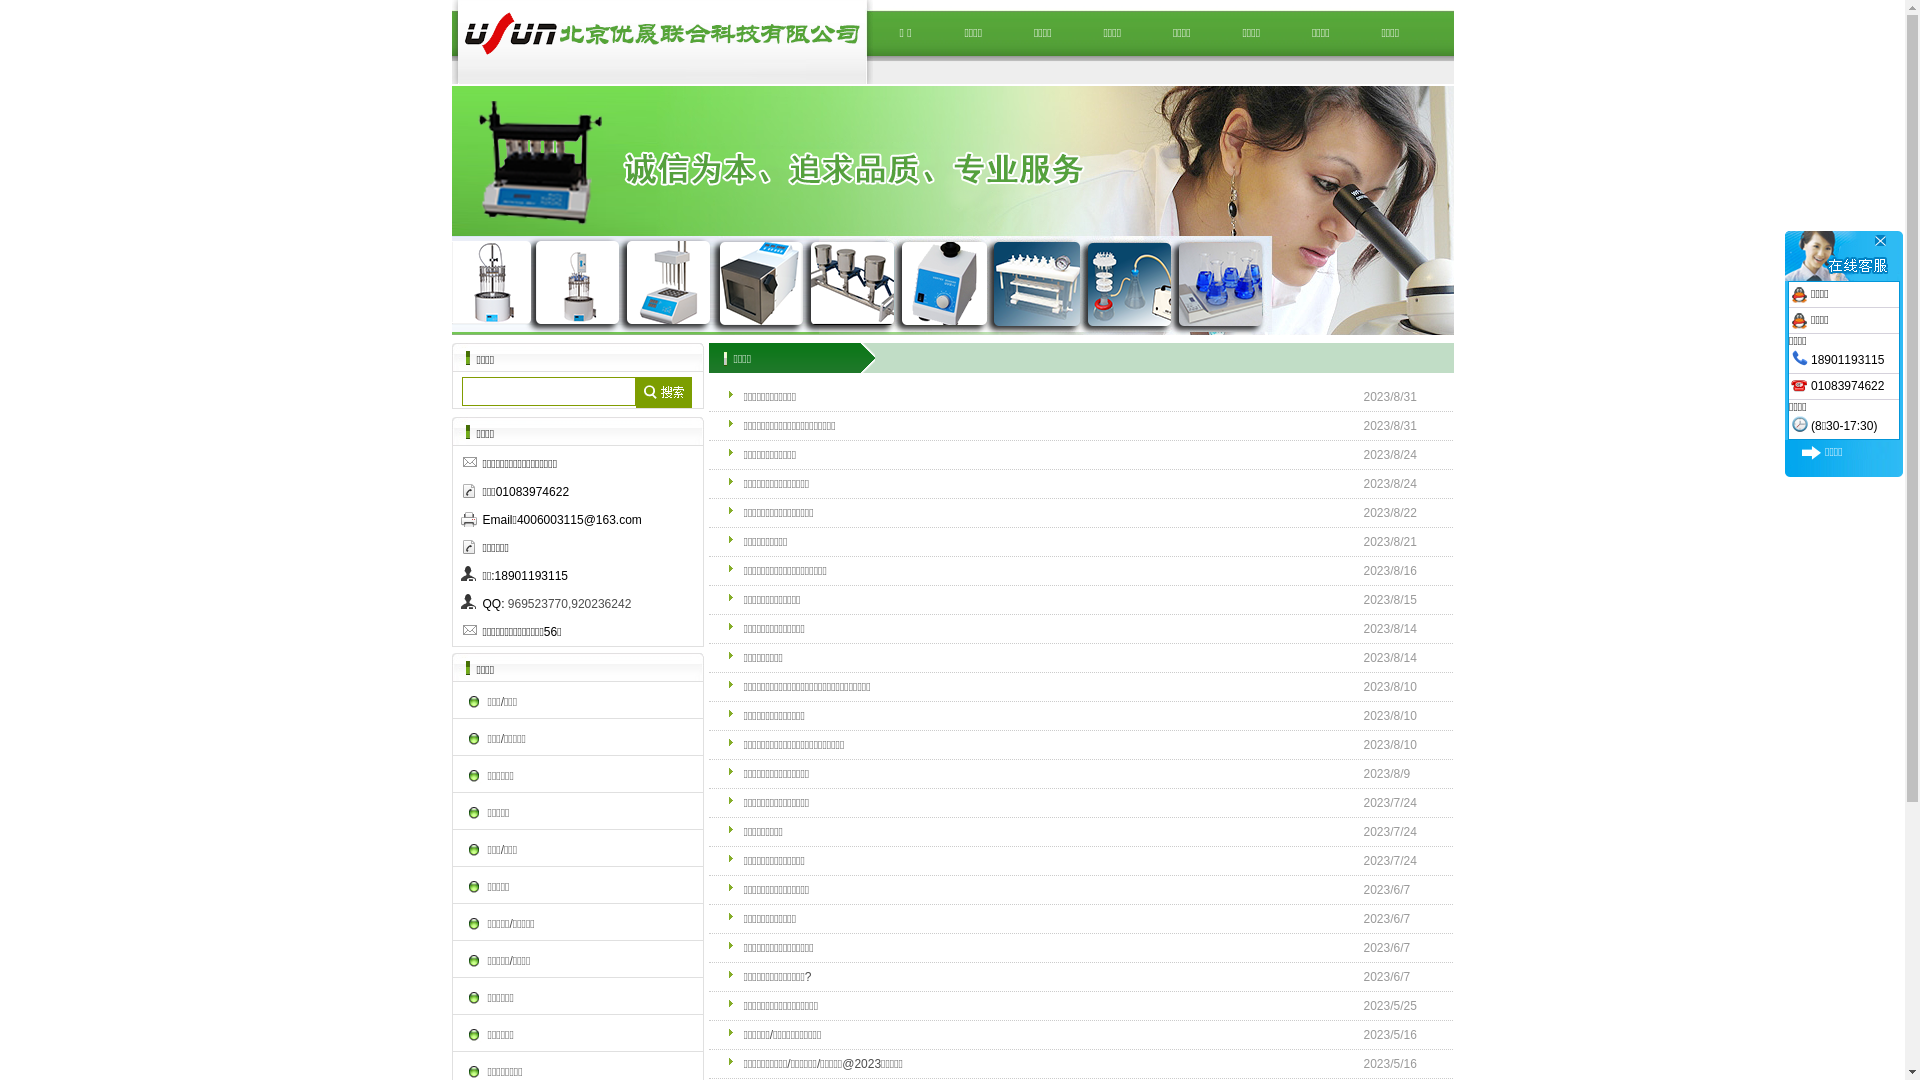 This screenshot has height=1080, width=1920. I want to click on '969523770,920236242', so click(568, 603).